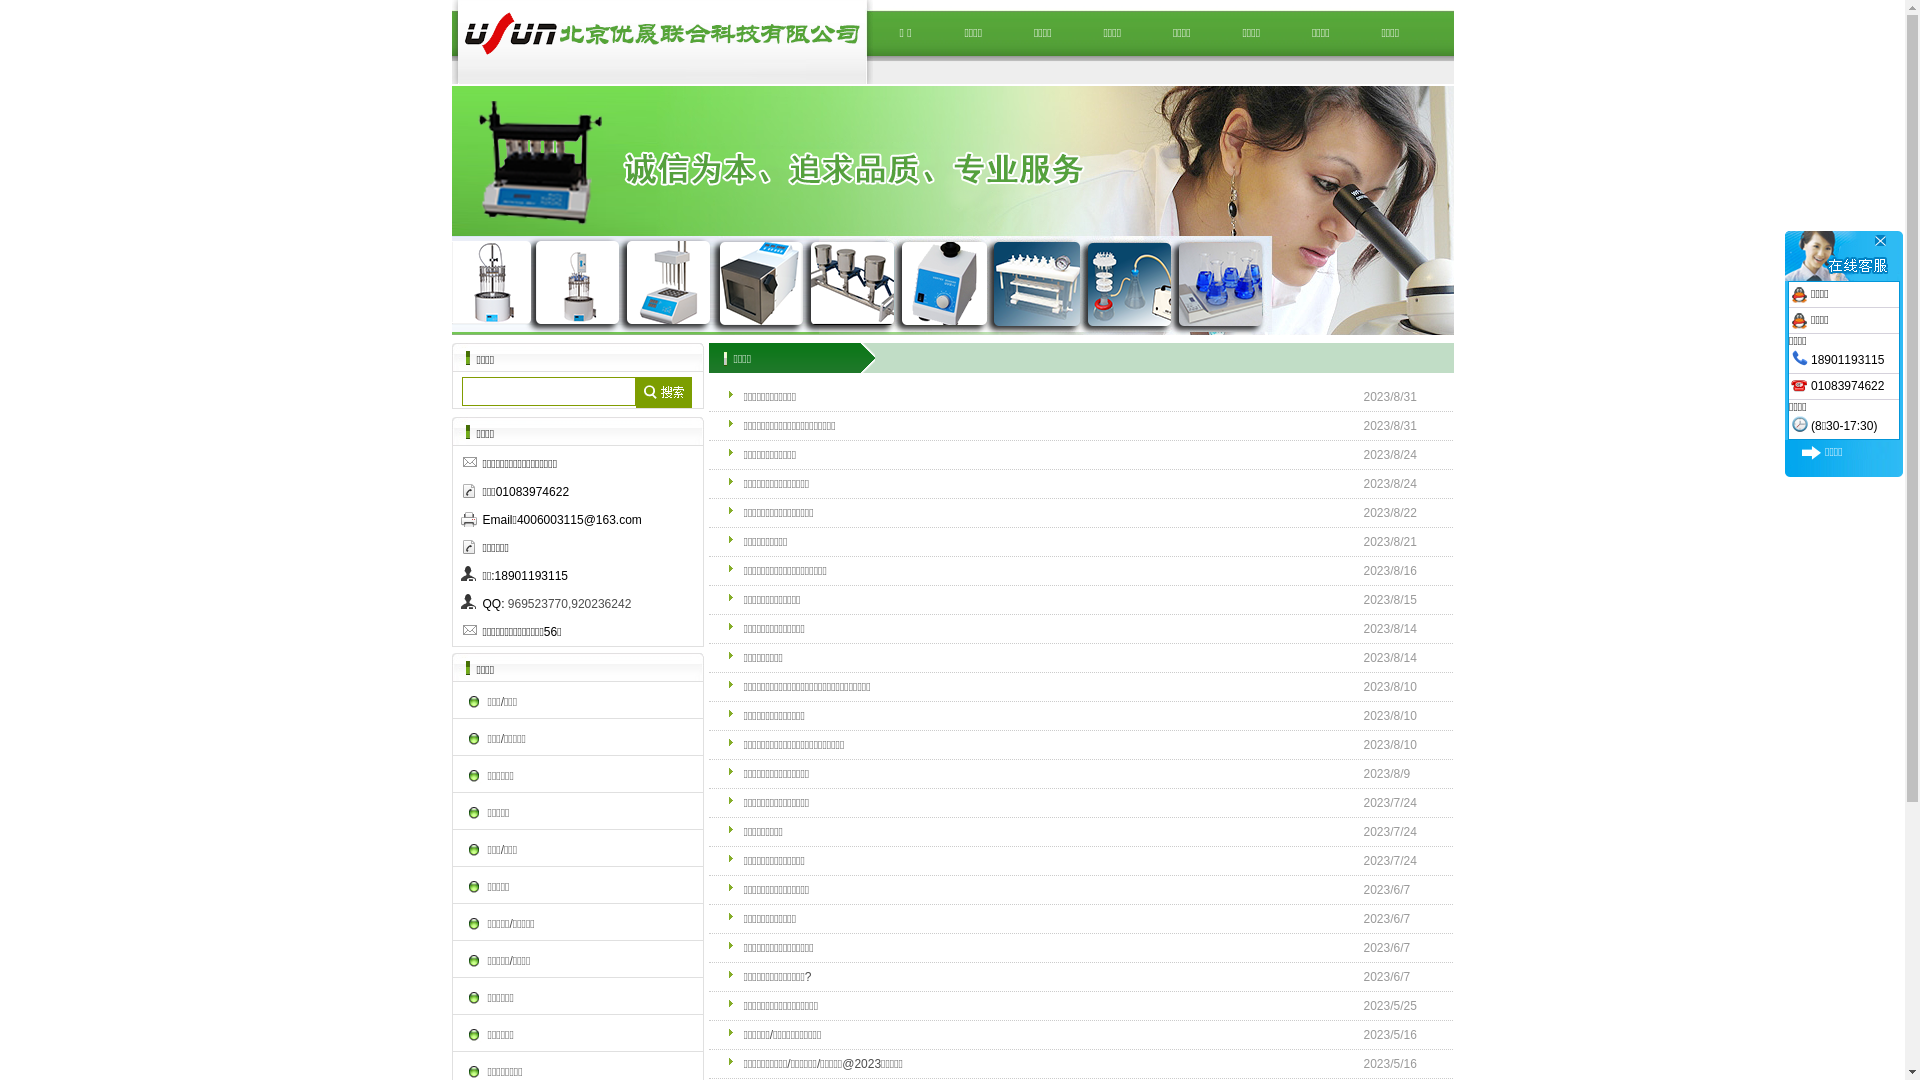 This screenshot has height=1080, width=1920. I want to click on '969523770,920236242', so click(568, 603).